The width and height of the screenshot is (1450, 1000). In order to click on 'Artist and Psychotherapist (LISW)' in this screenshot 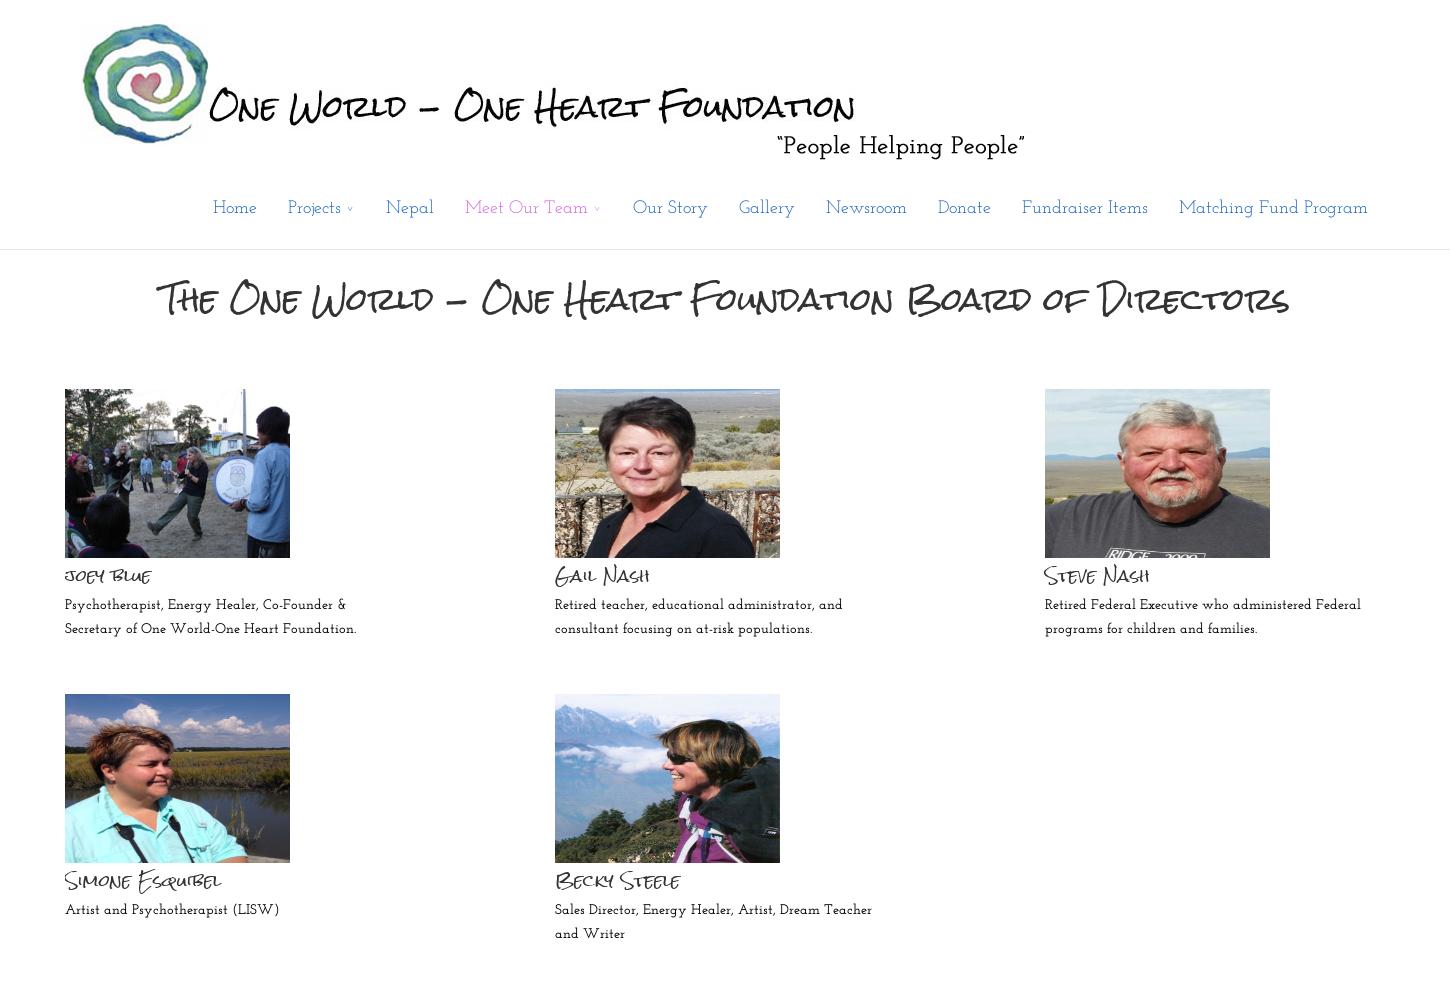, I will do `click(171, 910)`.